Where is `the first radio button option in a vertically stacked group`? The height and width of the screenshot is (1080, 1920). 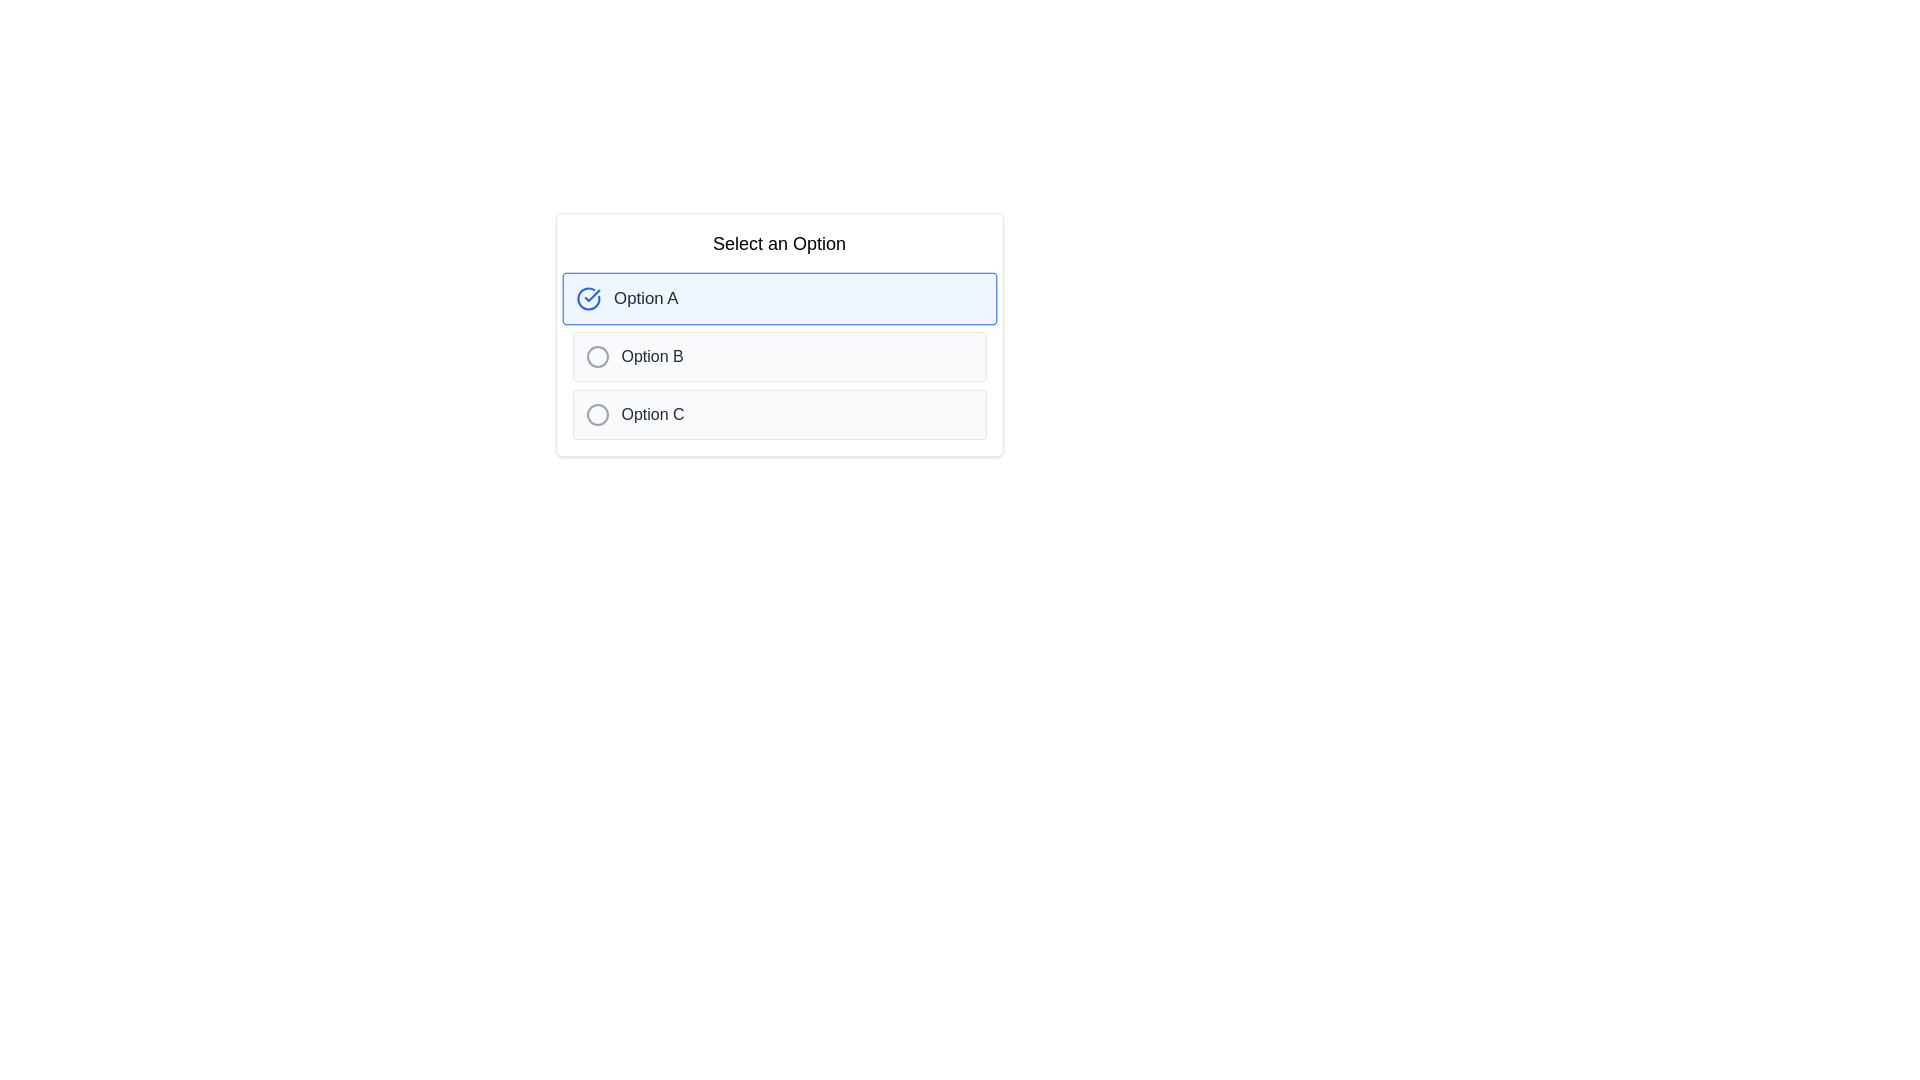 the first radio button option in a vertically stacked group is located at coordinates (778, 299).